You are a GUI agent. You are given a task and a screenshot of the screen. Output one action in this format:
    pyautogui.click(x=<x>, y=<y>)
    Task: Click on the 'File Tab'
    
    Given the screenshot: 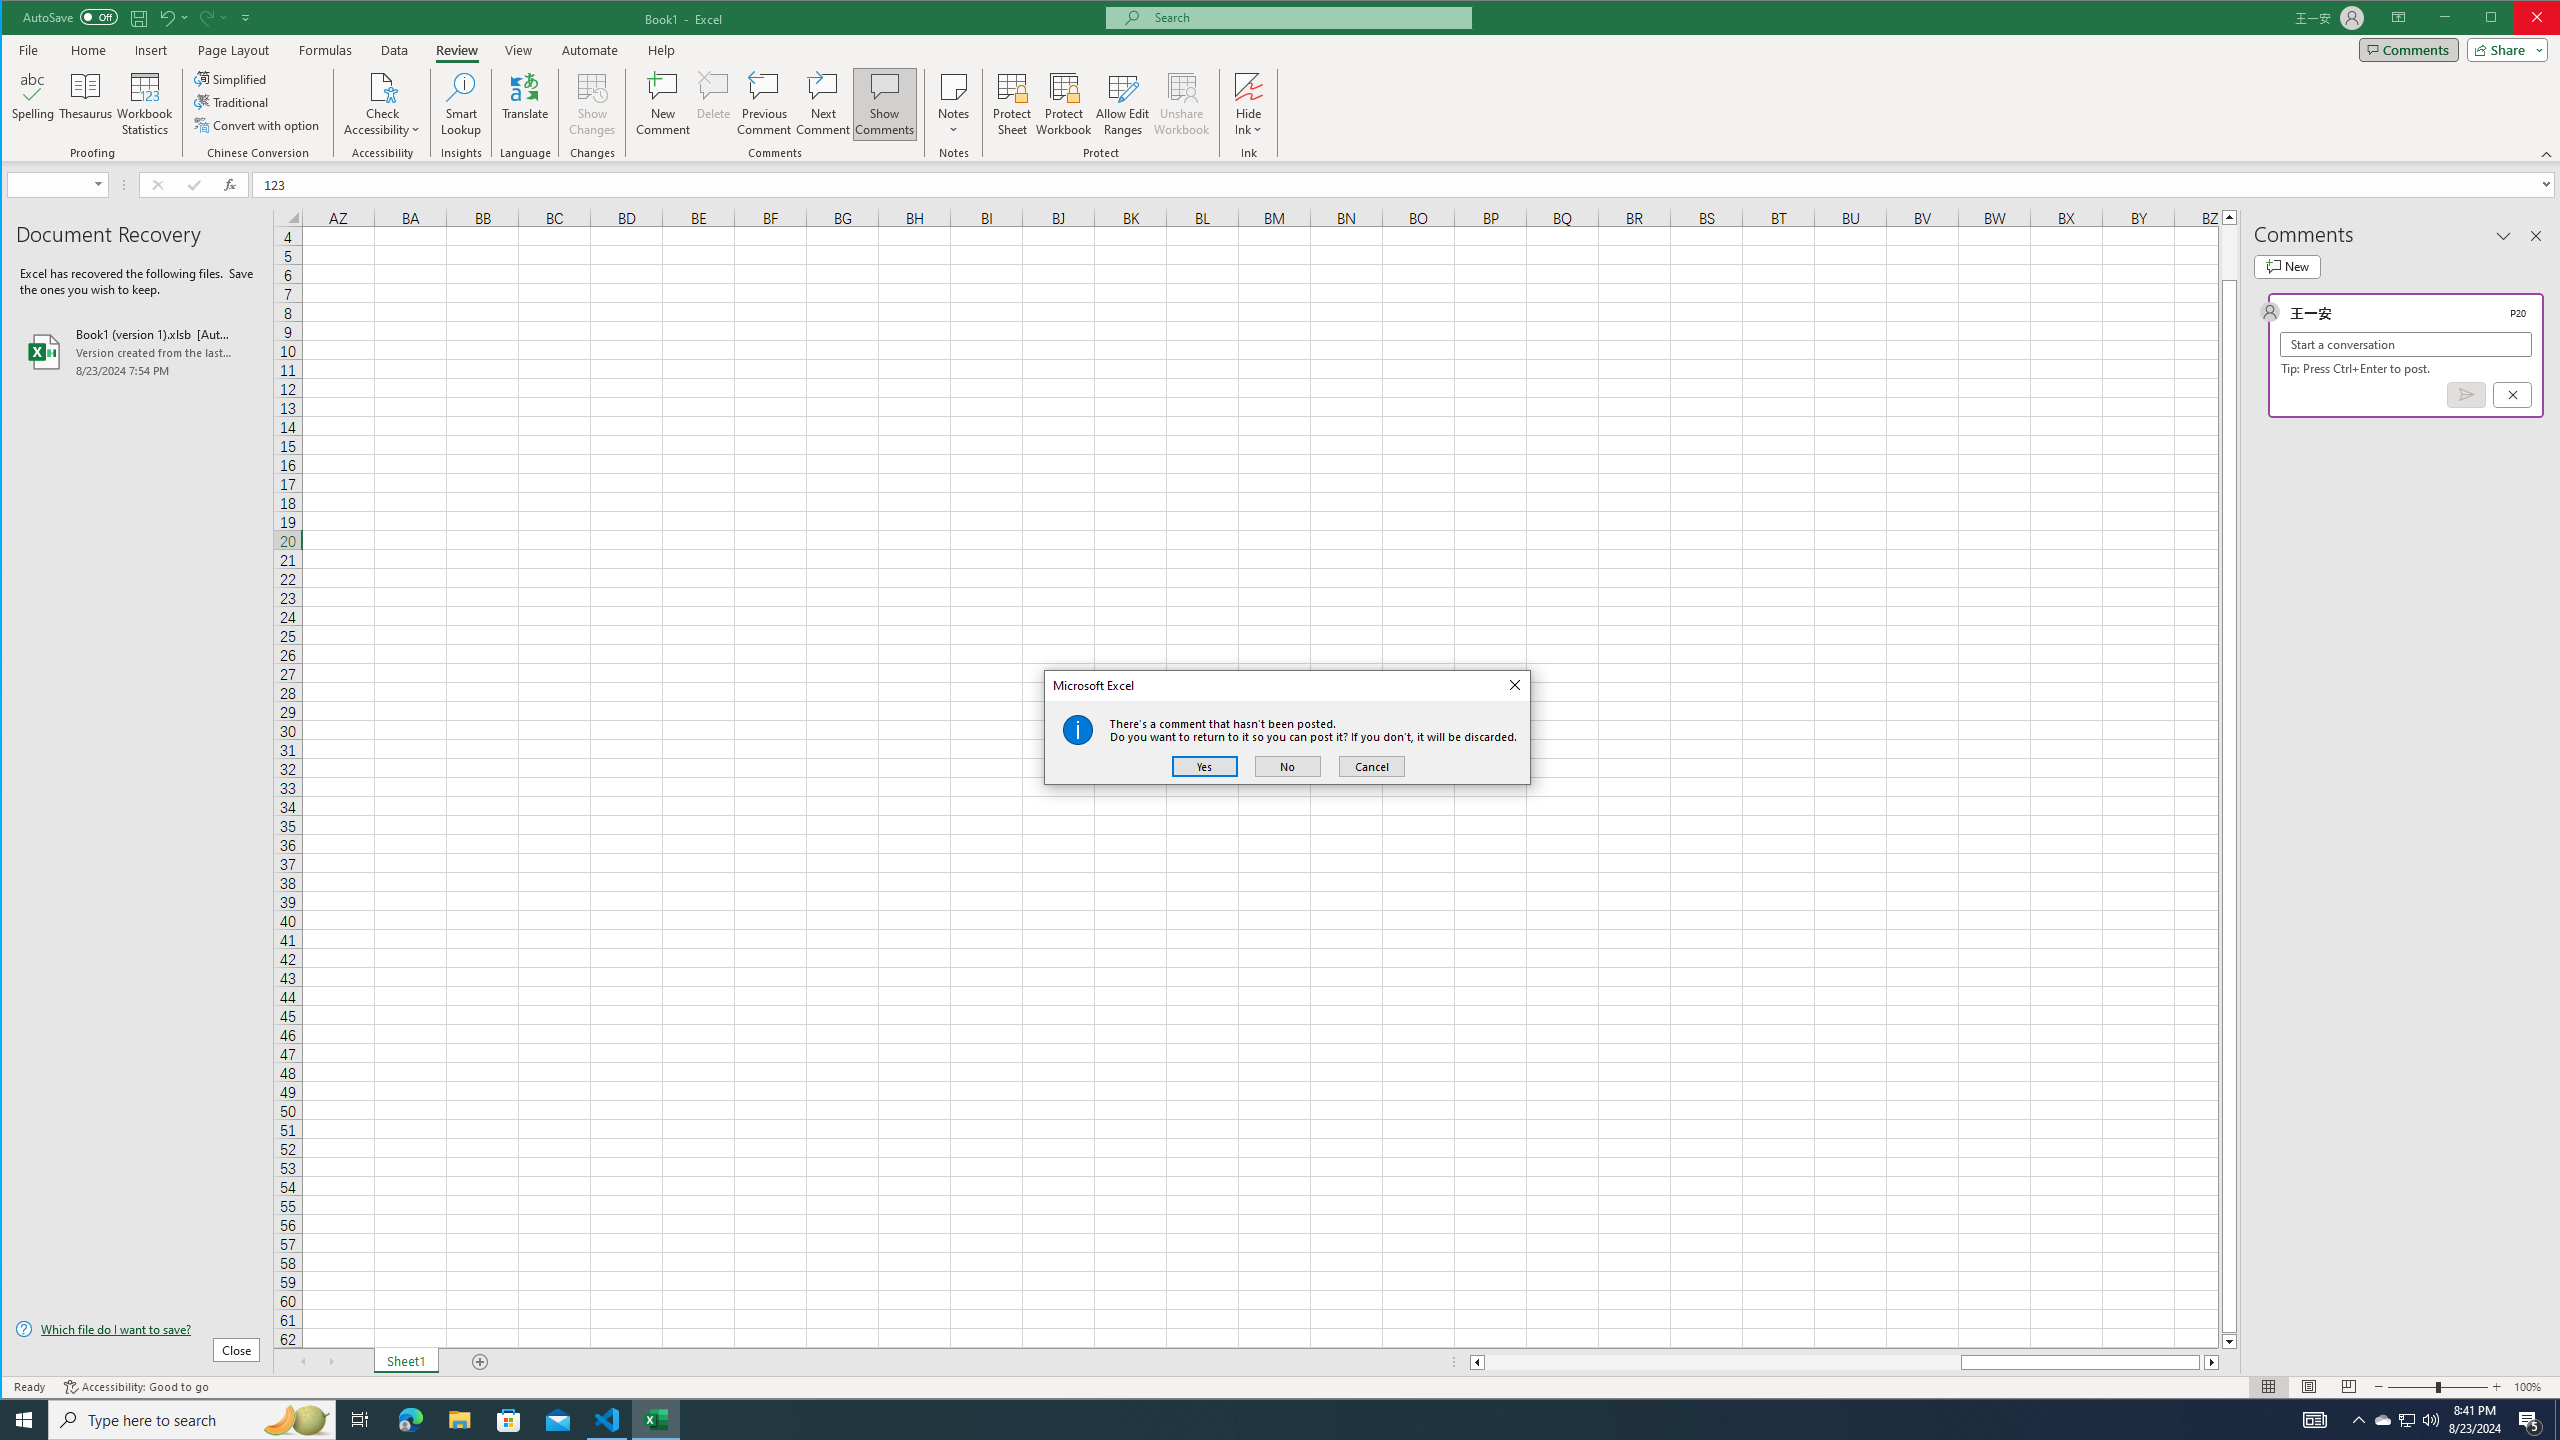 What is the action you would take?
    pyautogui.click(x=28, y=49)
    